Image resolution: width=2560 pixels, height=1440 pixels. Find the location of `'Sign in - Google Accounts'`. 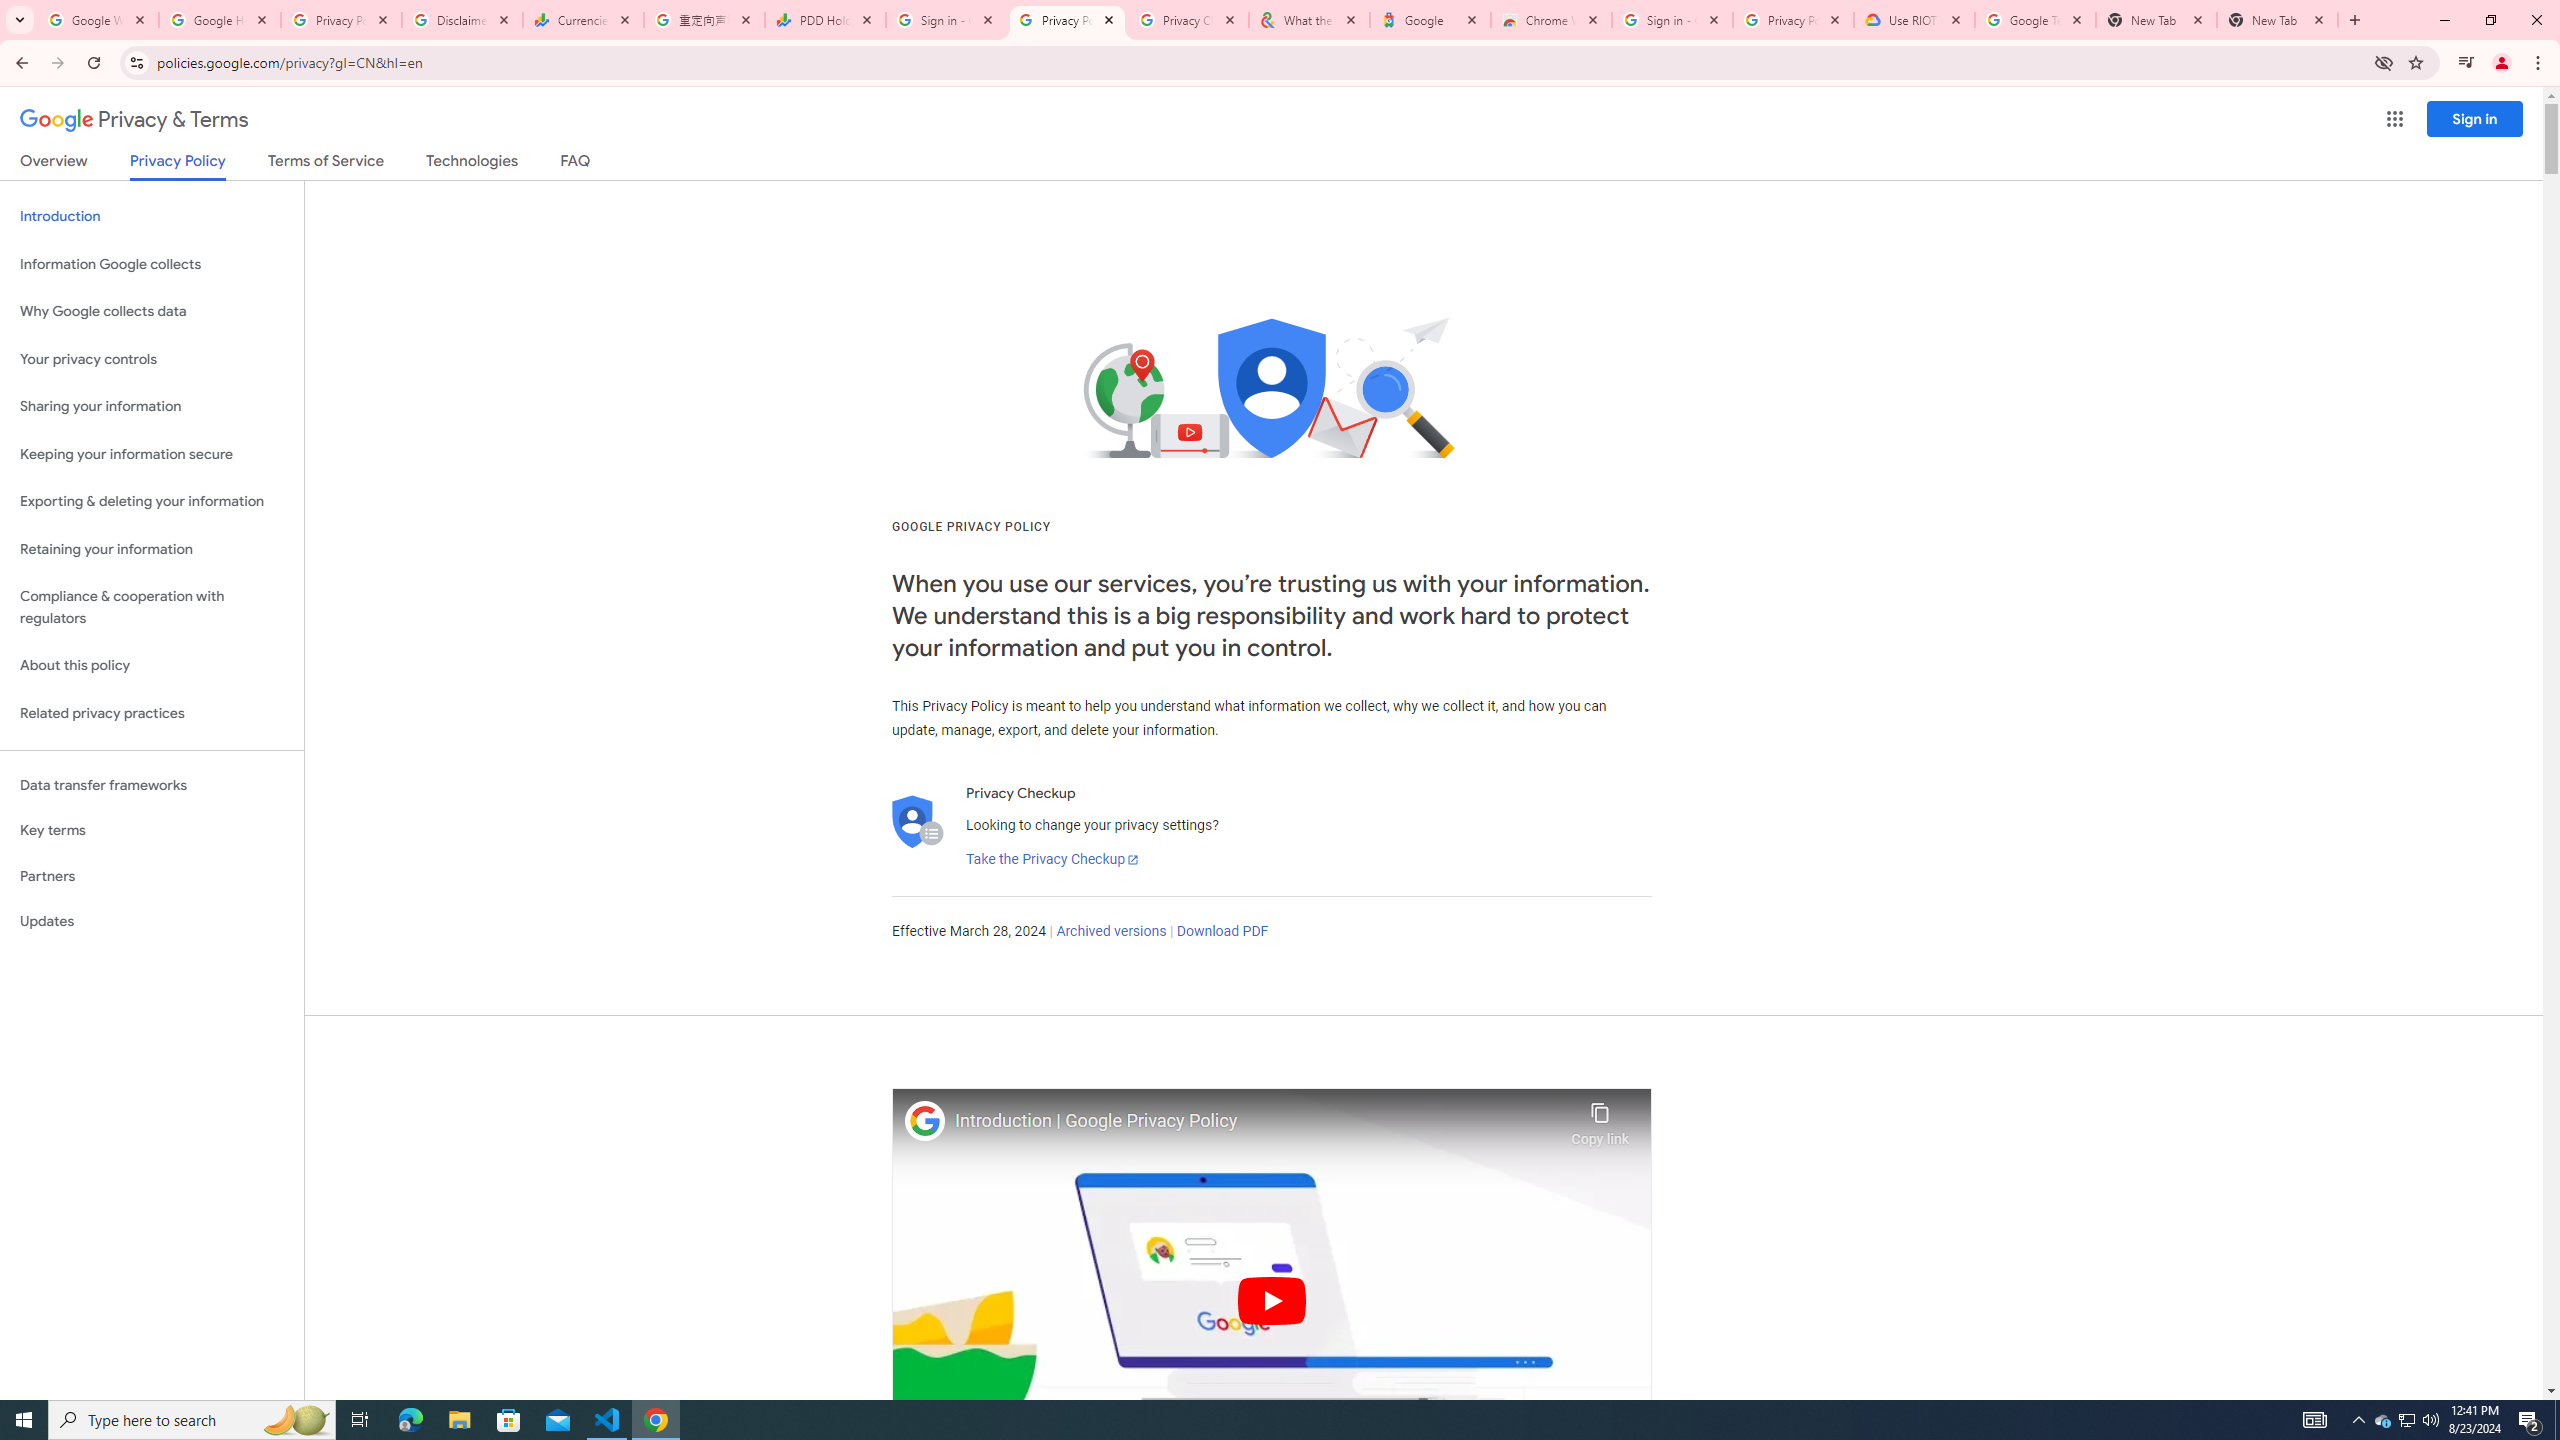

'Sign in - Google Accounts' is located at coordinates (946, 19).